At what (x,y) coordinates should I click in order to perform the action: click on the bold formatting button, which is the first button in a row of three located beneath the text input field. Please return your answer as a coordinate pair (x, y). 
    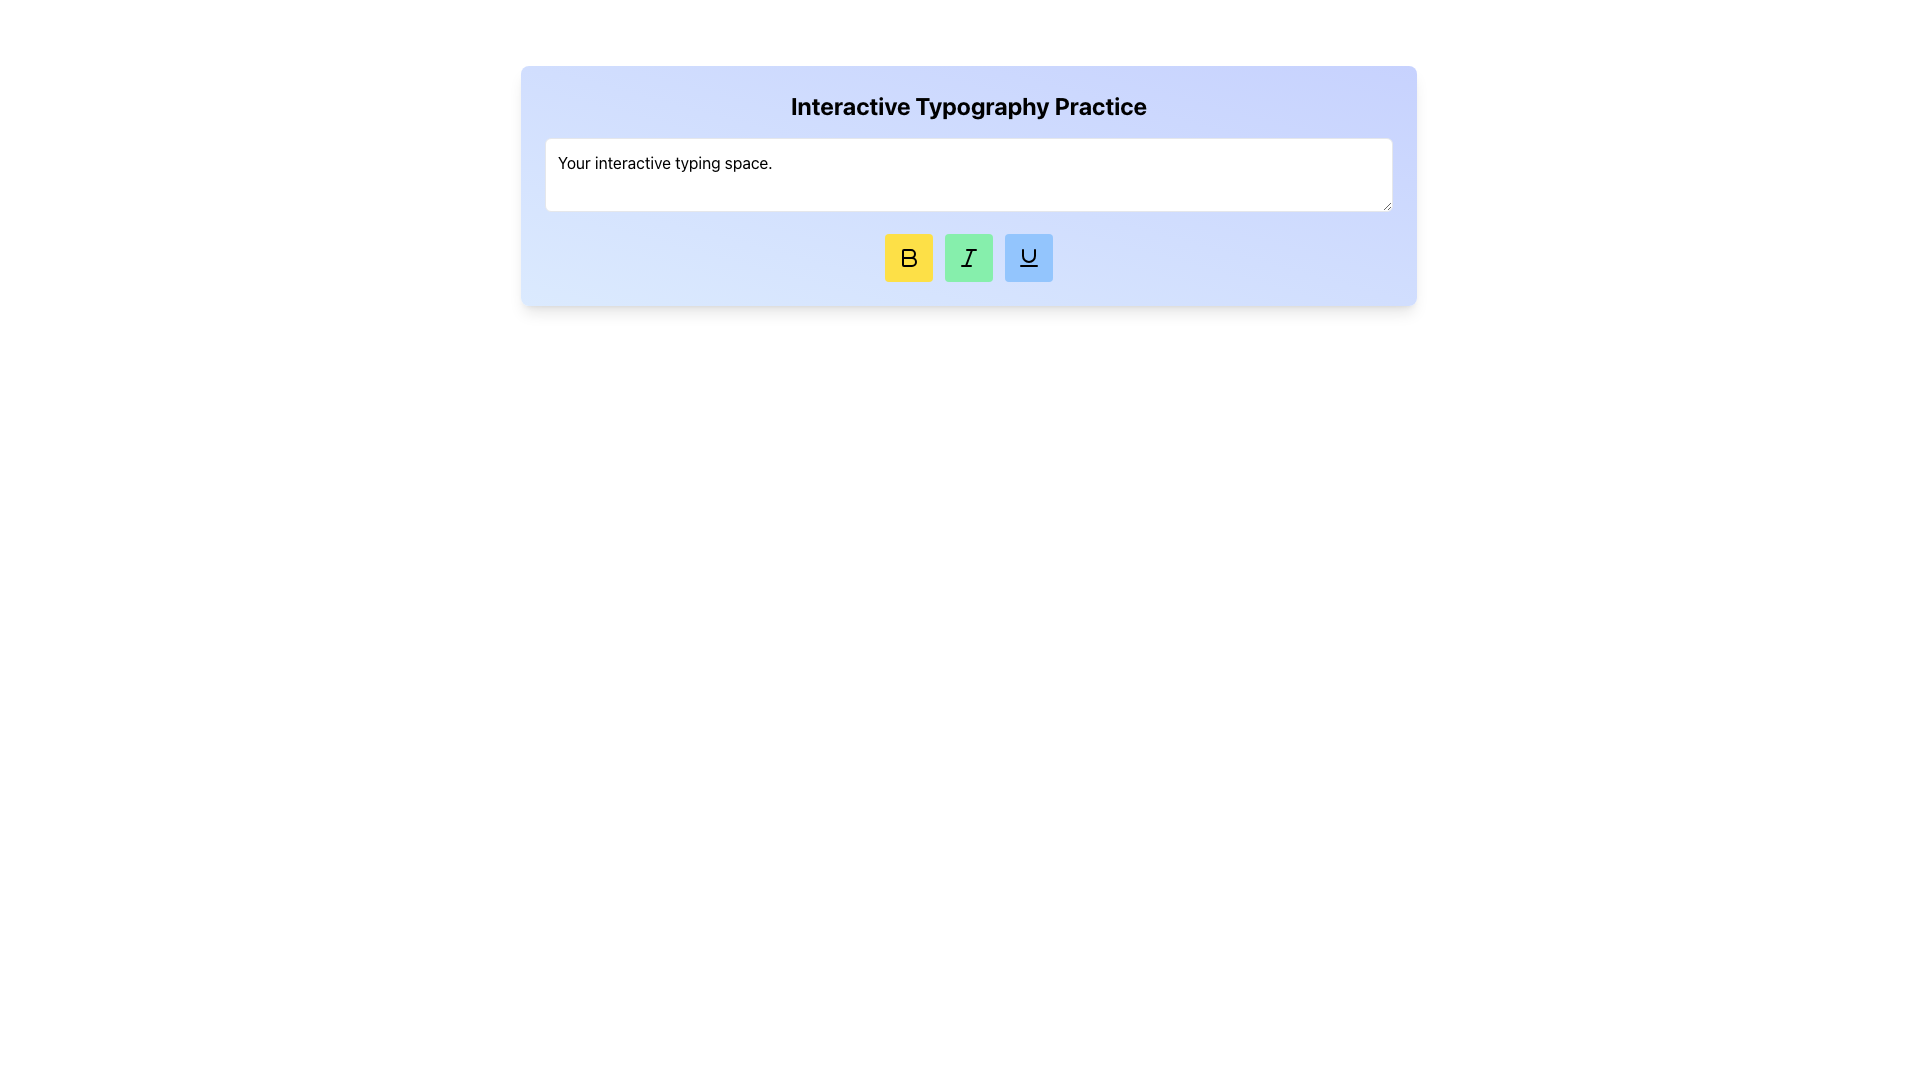
    Looking at the image, I should click on (907, 257).